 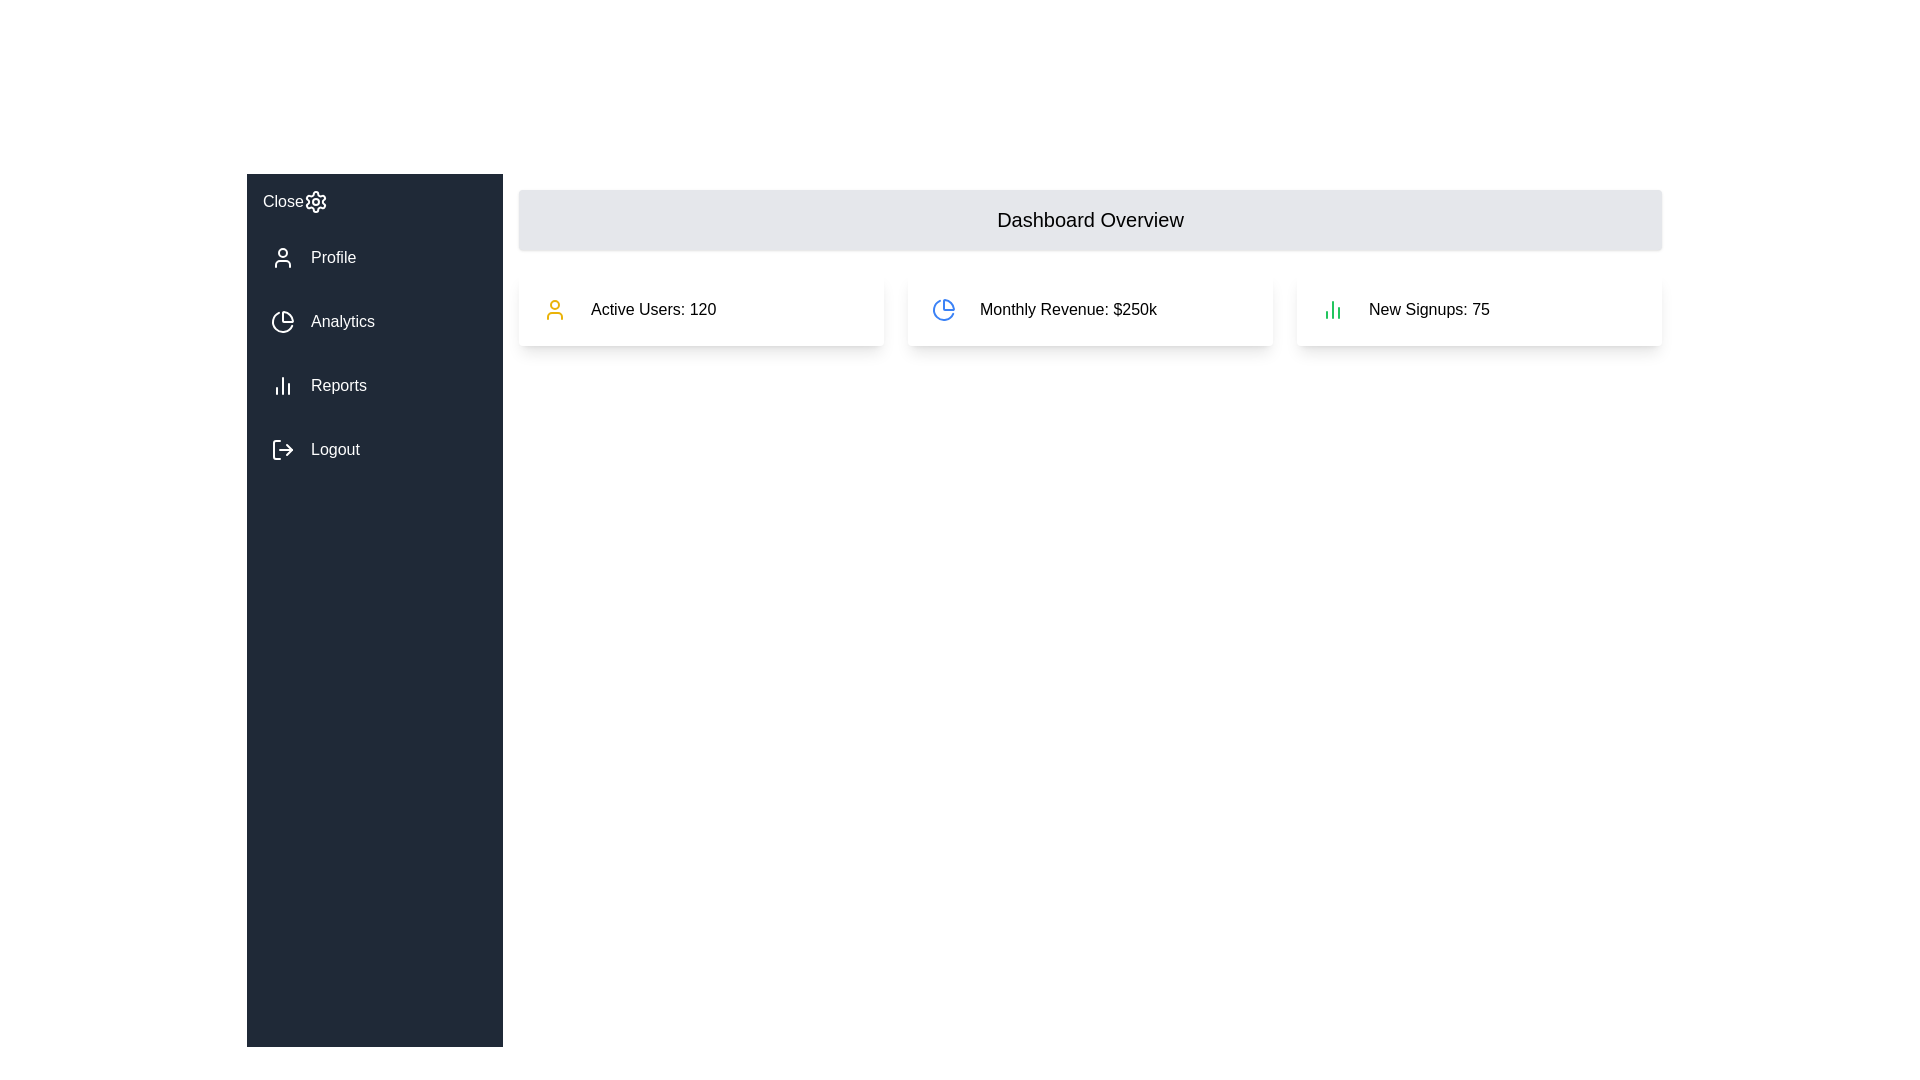 I want to click on the logout arrow icon in the sidebar menu, which is directly above the word 'Logout', so click(x=282, y=450).